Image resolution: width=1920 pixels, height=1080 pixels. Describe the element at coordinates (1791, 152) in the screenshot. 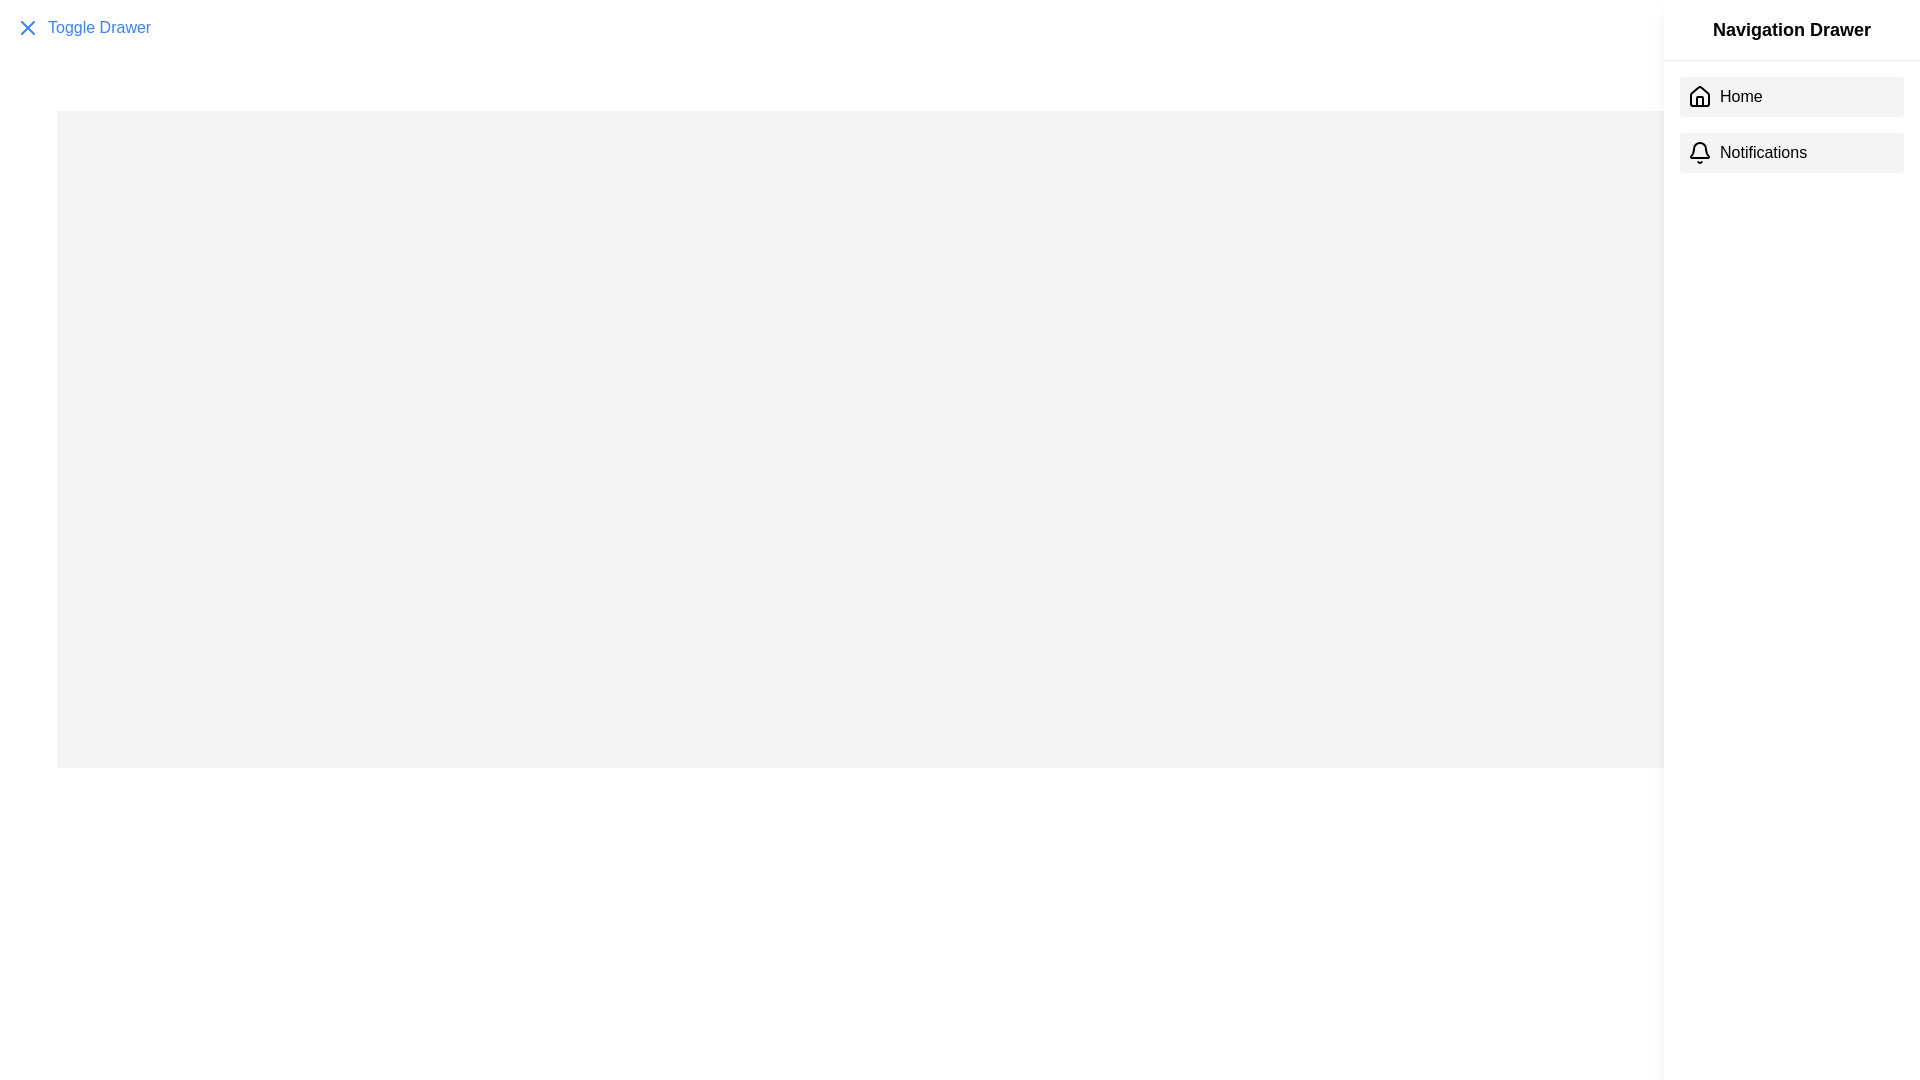

I see `the 'Notifications' button, which is a rectangular button with rounded corners, light gray background, and a bell icon to its left, located in the vertical navigation drawer after the 'Home' button` at that location.